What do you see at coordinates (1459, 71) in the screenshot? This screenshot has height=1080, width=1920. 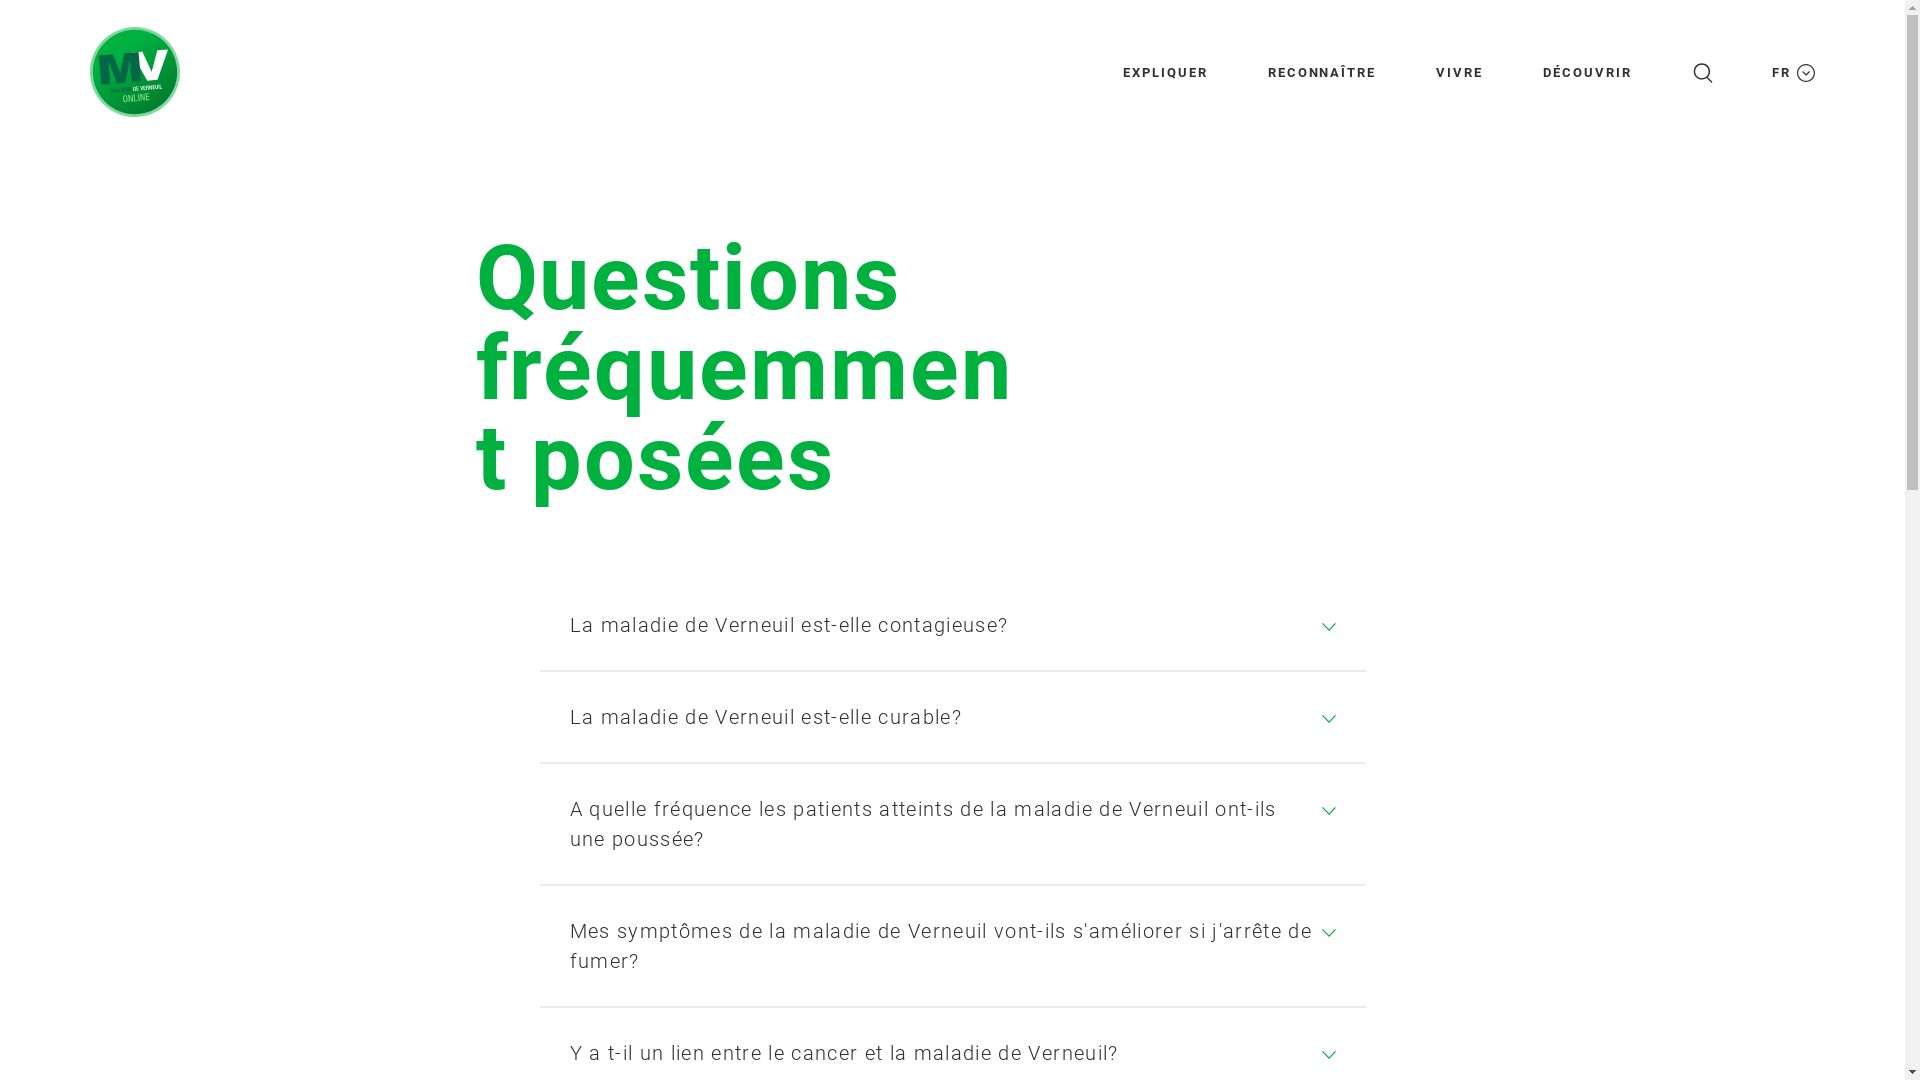 I see `'VIVRE'` at bounding box center [1459, 71].